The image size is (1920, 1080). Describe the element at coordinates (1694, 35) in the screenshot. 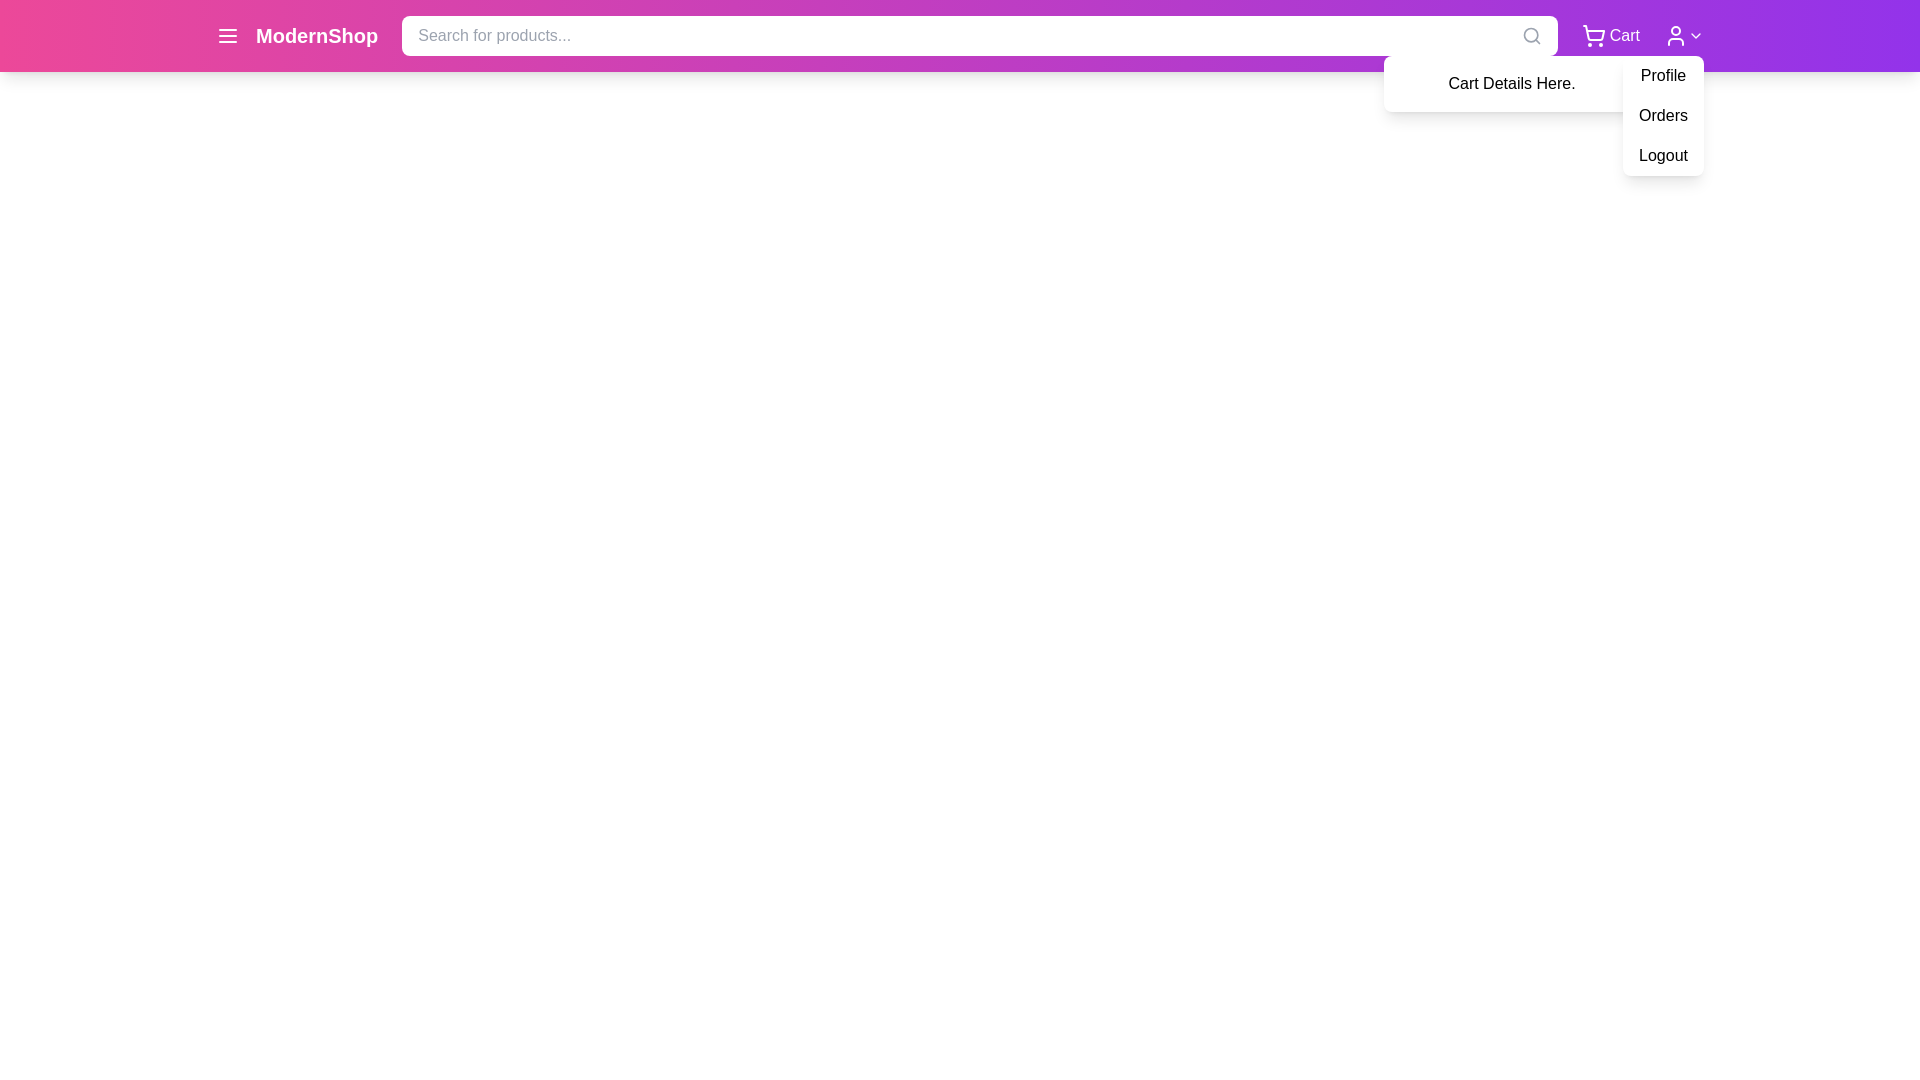

I see `the downward-facing chevron icon located at the top-right corner of the navigation bar` at that location.